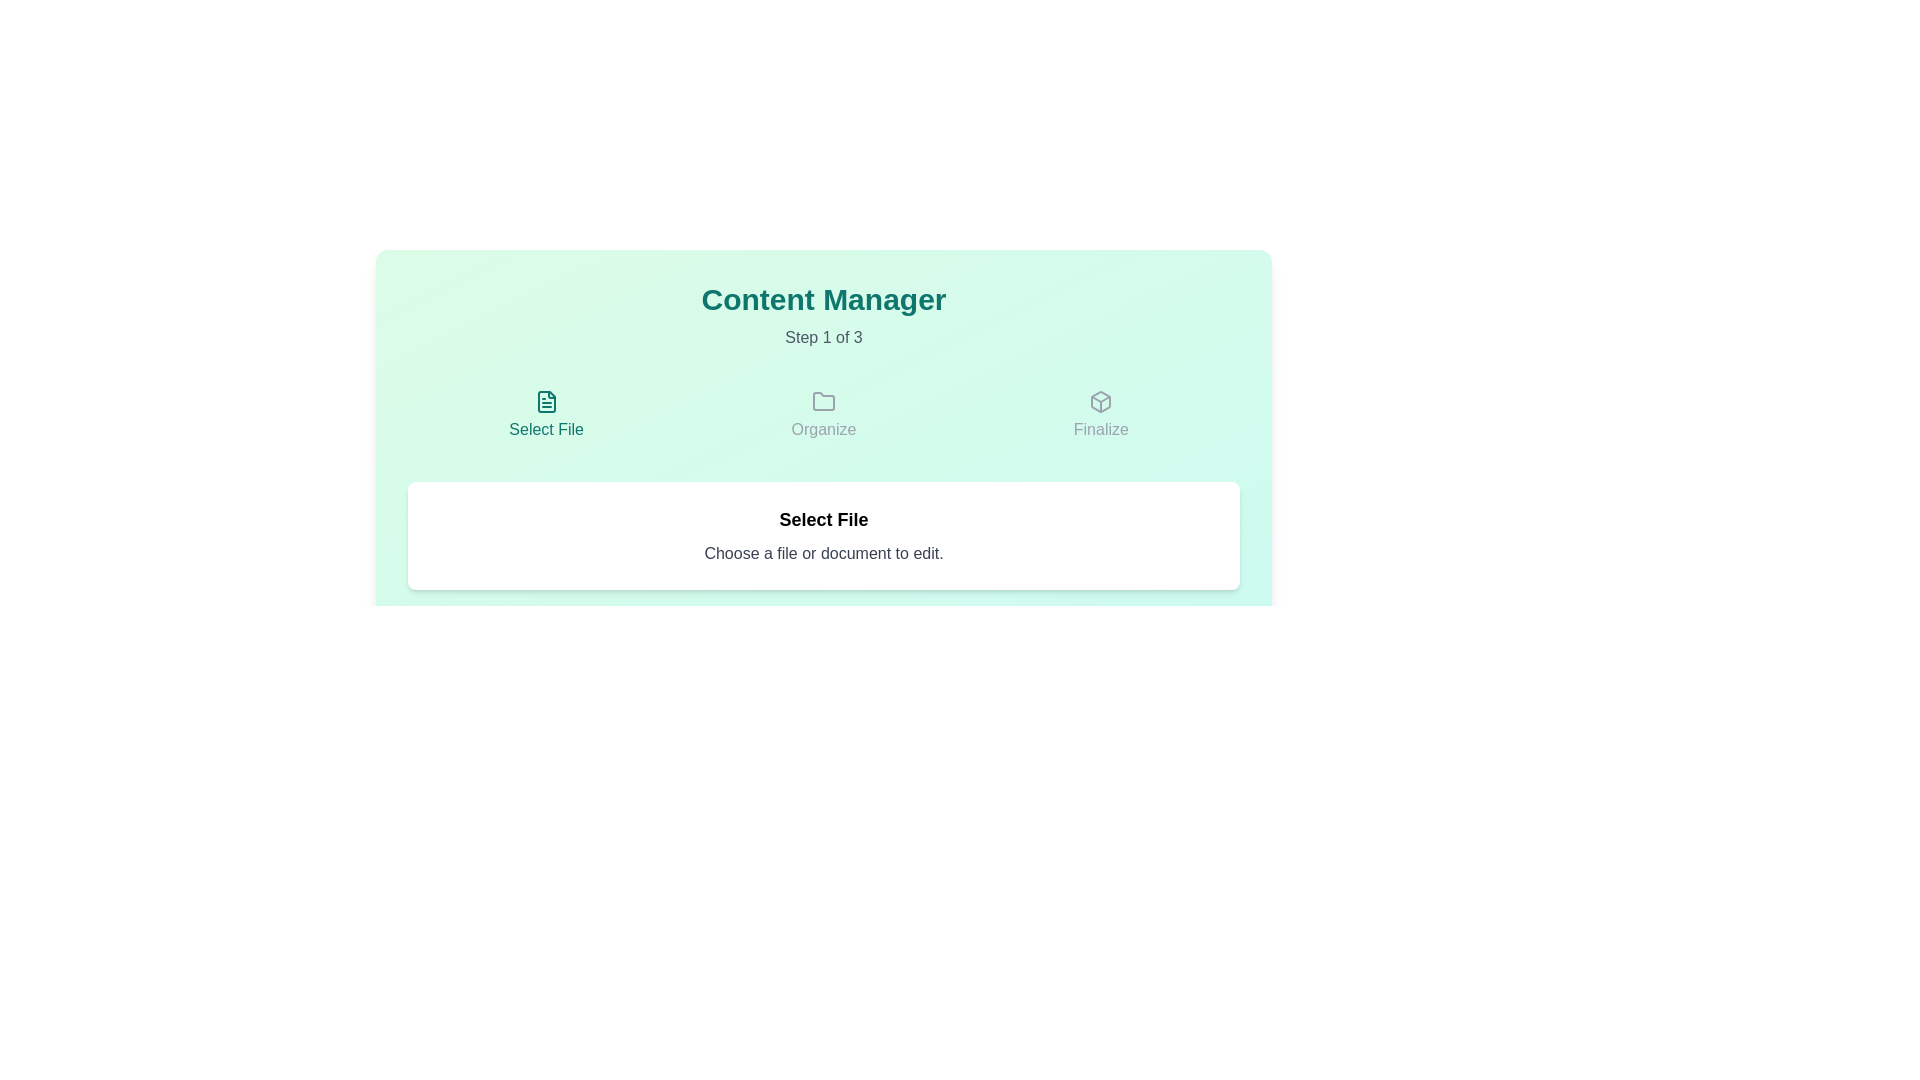 The height and width of the screenshot is (1080, 1920). I want to click on the 'Finalize' icon, which is the third item in a row of icons under the 'Finalize' text in the header section, so click(1100, 401).